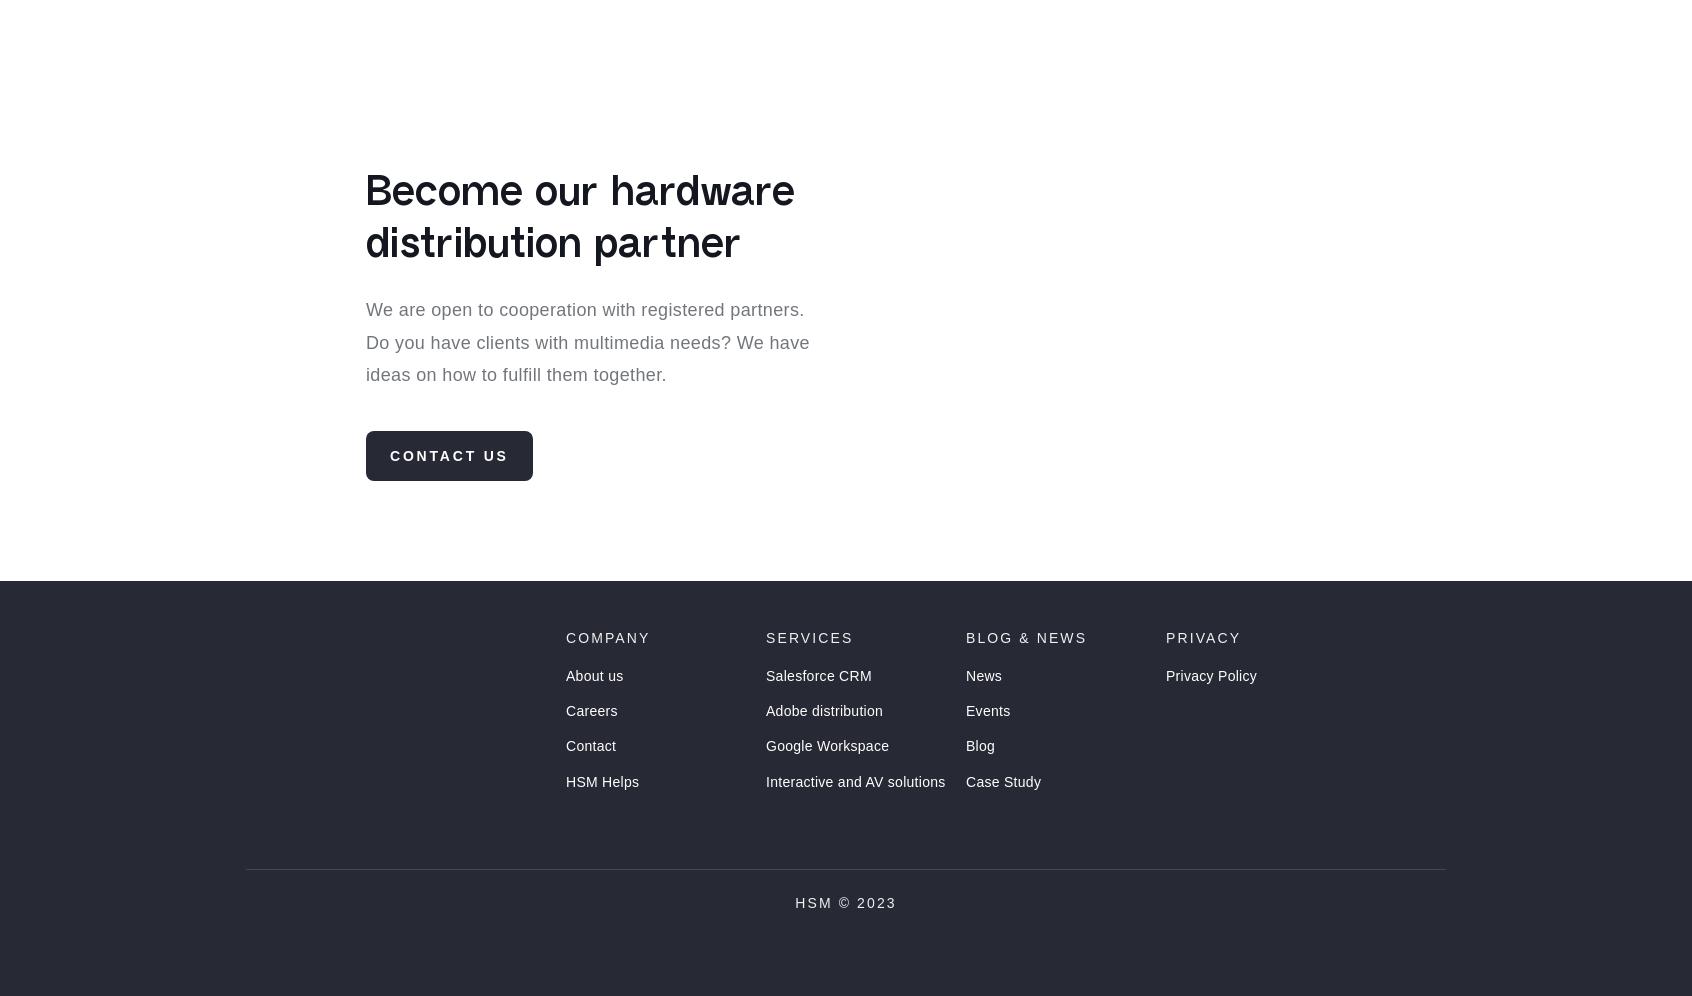  Describe the element at coordinates (1002, 817) in the screenshot. I see `'Case Study'` at that location.